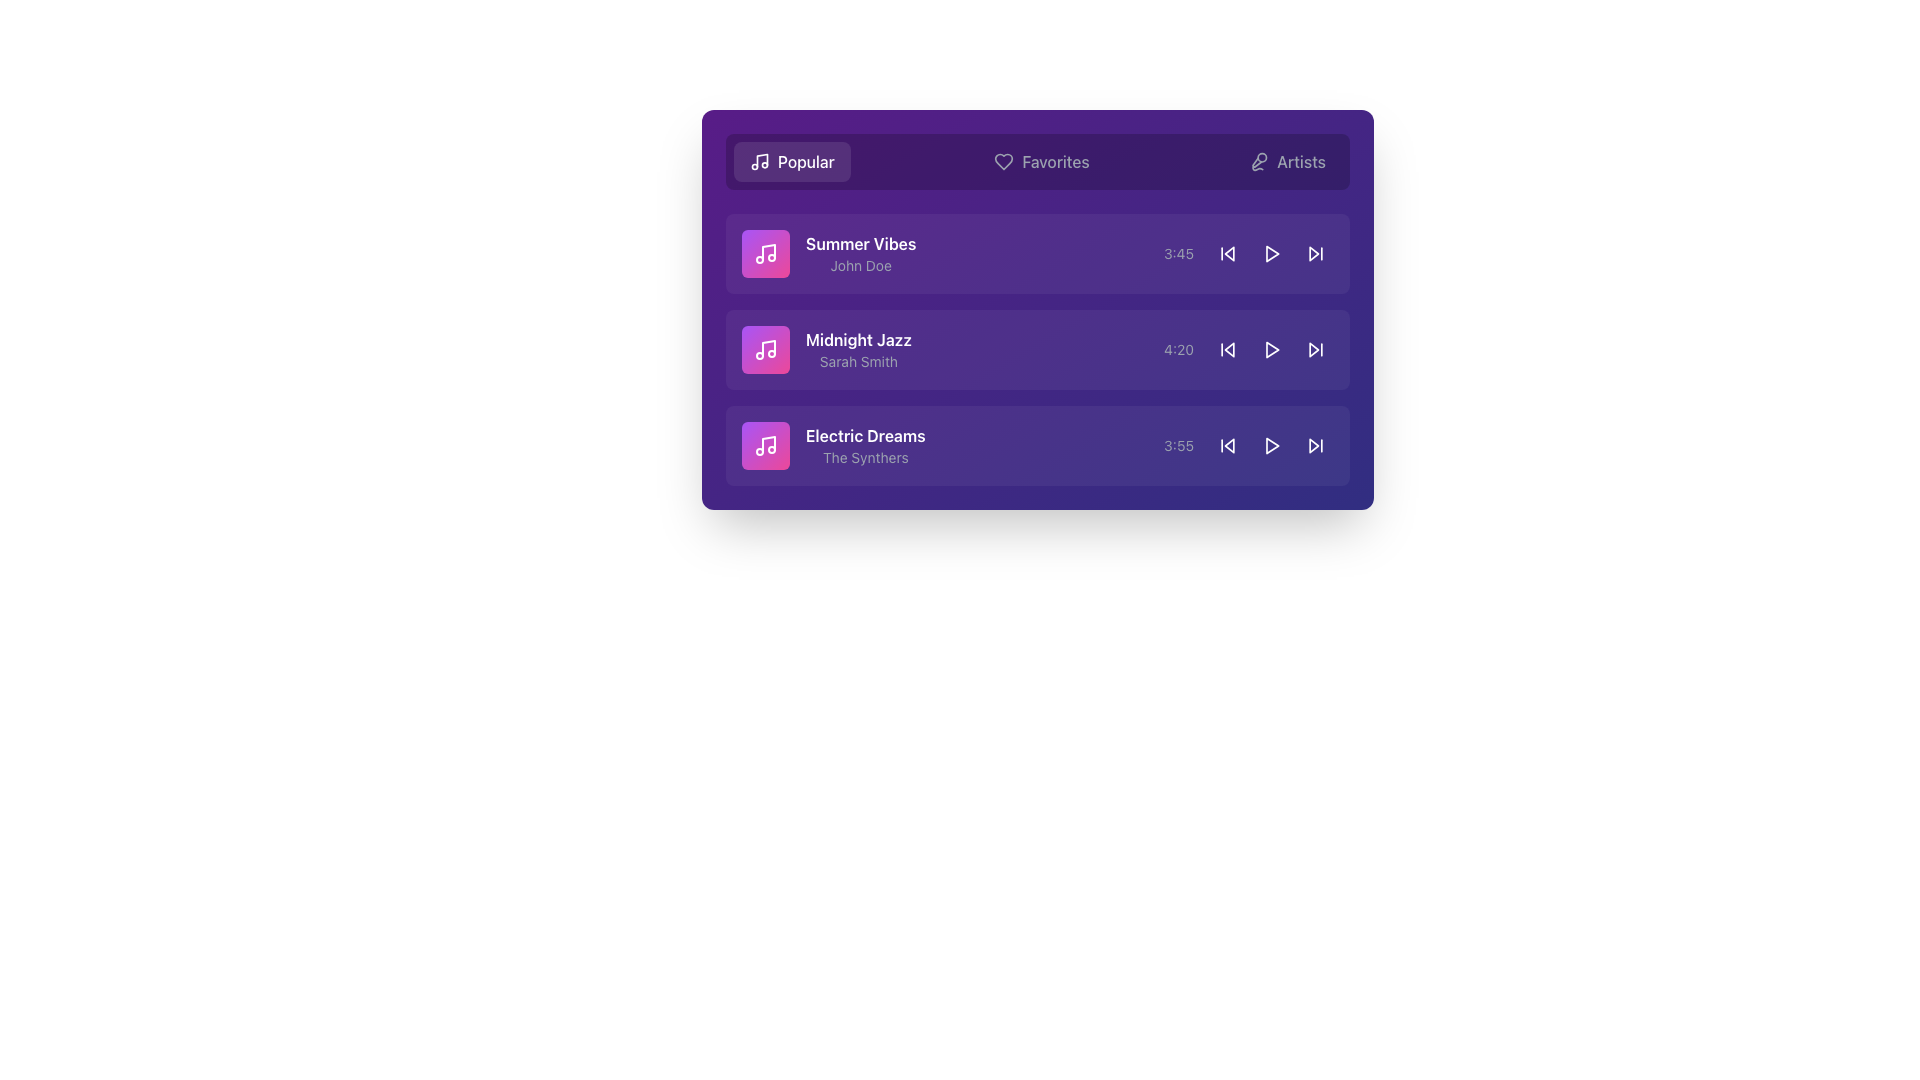 This screenshot has width=1920, height=1080. What do you see at coordinates (765, 253) in the screenshot?
I see `the vivid gradient square icon featuring a white musical note at its center to initiate an action` at bounding box center [765, 253].